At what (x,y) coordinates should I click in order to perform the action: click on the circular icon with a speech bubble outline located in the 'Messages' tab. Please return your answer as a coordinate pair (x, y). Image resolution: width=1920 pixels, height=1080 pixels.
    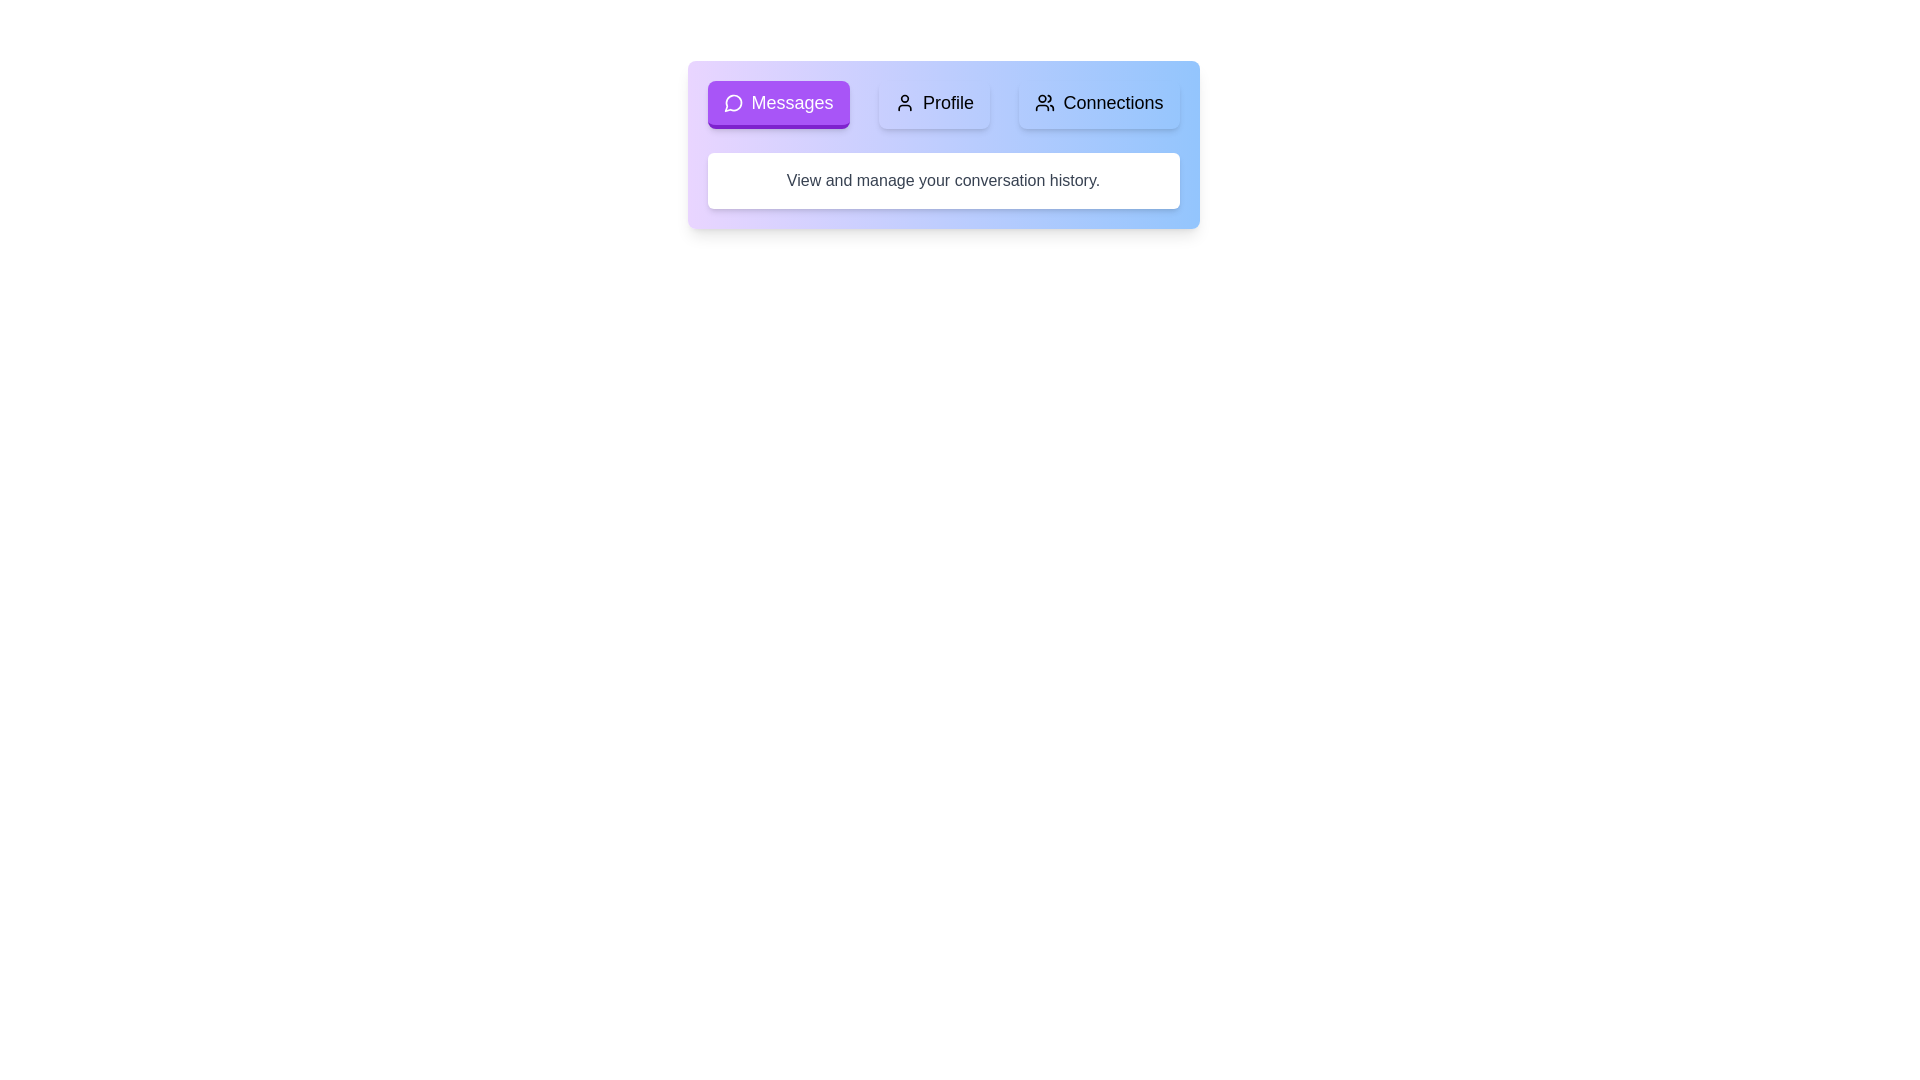
    Looking at the image, I should click on (732, 103).